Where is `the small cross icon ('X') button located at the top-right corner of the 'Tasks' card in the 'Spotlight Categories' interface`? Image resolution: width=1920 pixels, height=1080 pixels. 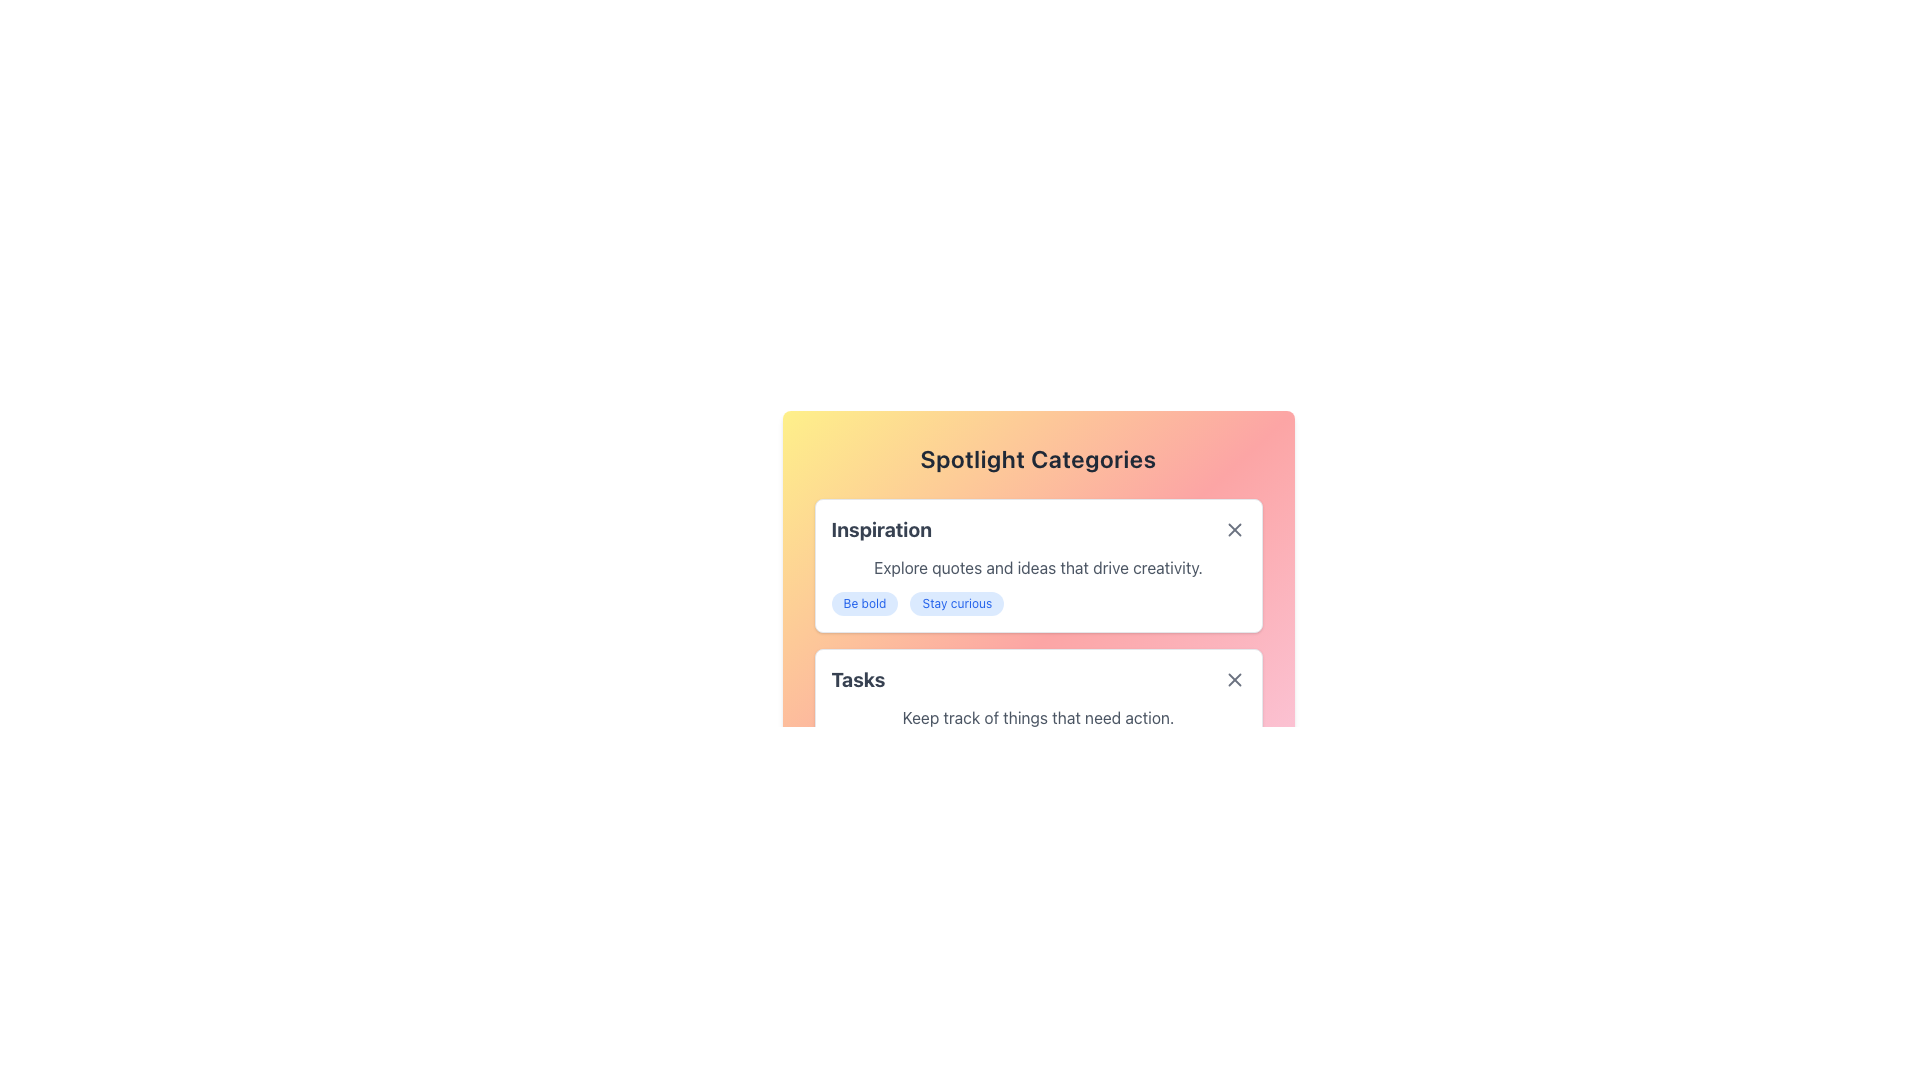
the small cross icon ('X') button located at the top-right corner of the 'Tasks' card in the 'Spotlight Categories' interface is located at coordinates (1233, 678).